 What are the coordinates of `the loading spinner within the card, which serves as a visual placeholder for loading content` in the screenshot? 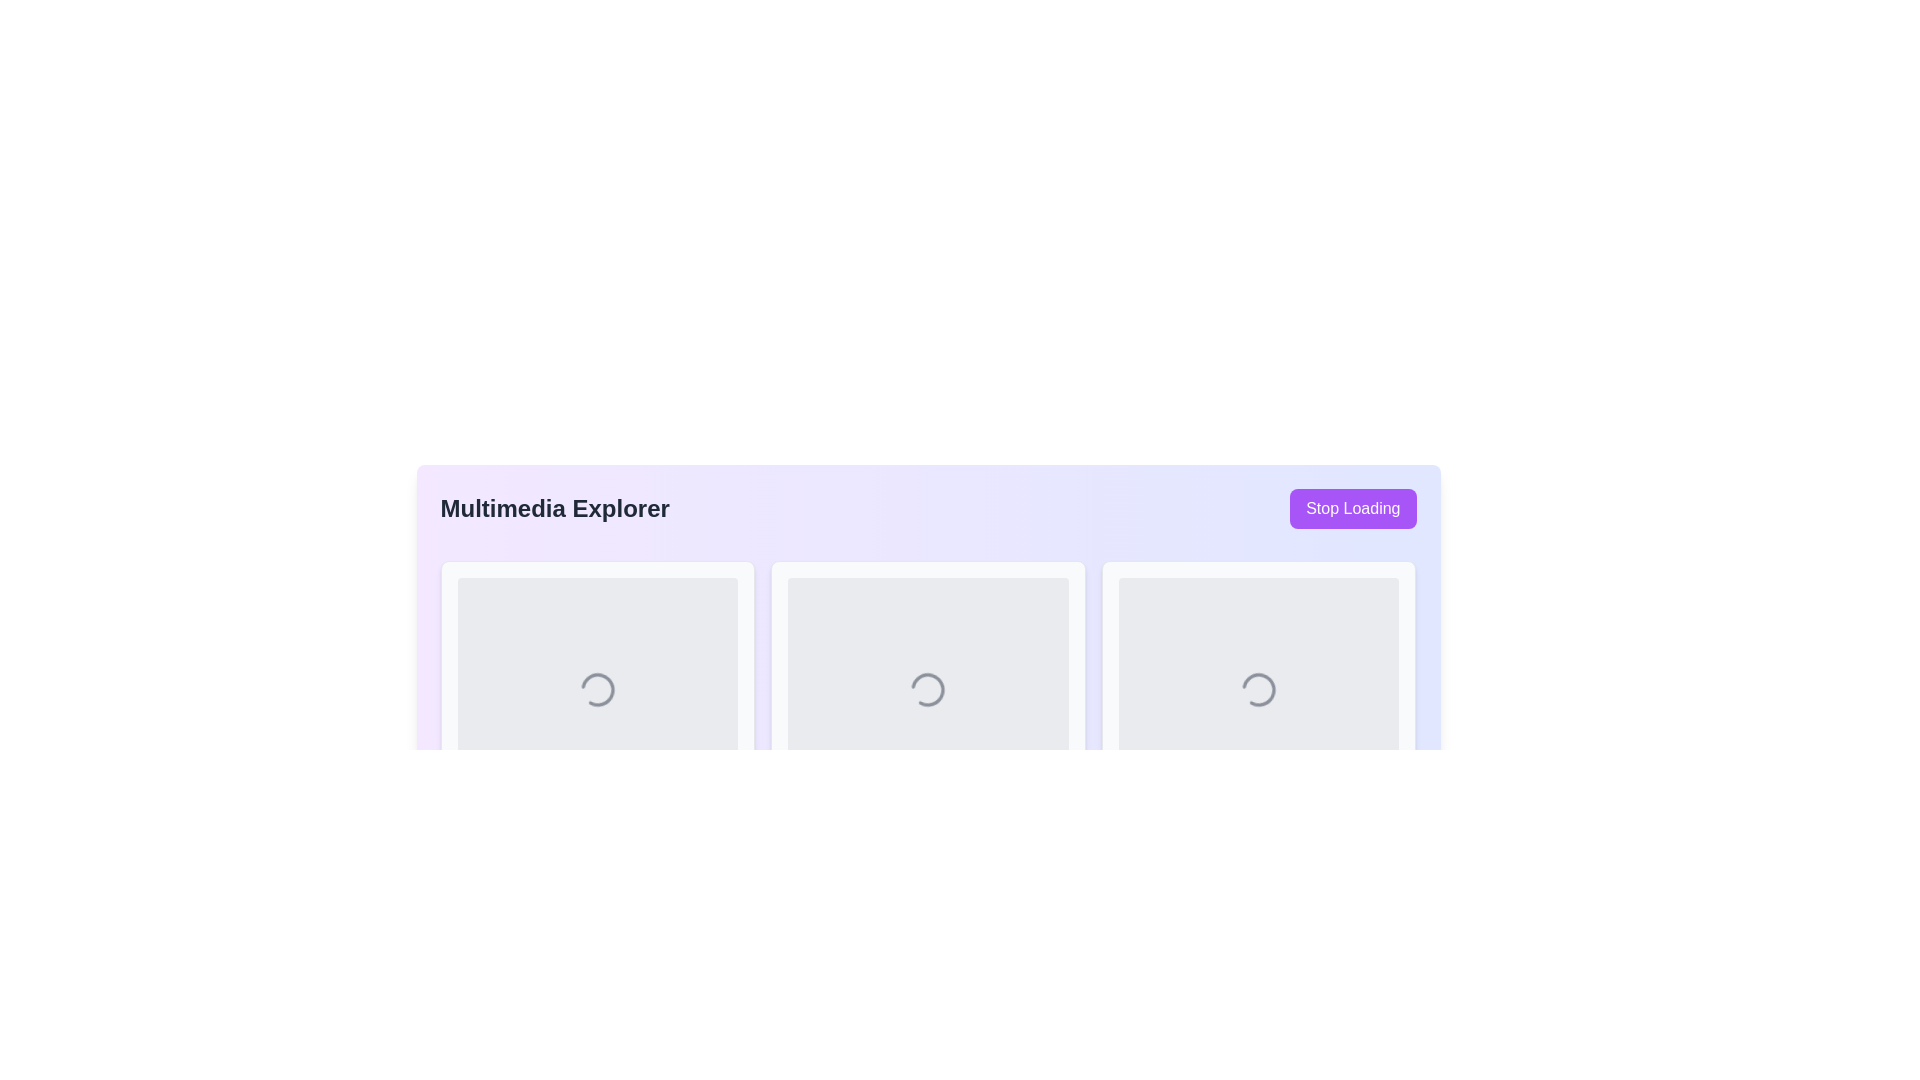 It's located at (927, 689).